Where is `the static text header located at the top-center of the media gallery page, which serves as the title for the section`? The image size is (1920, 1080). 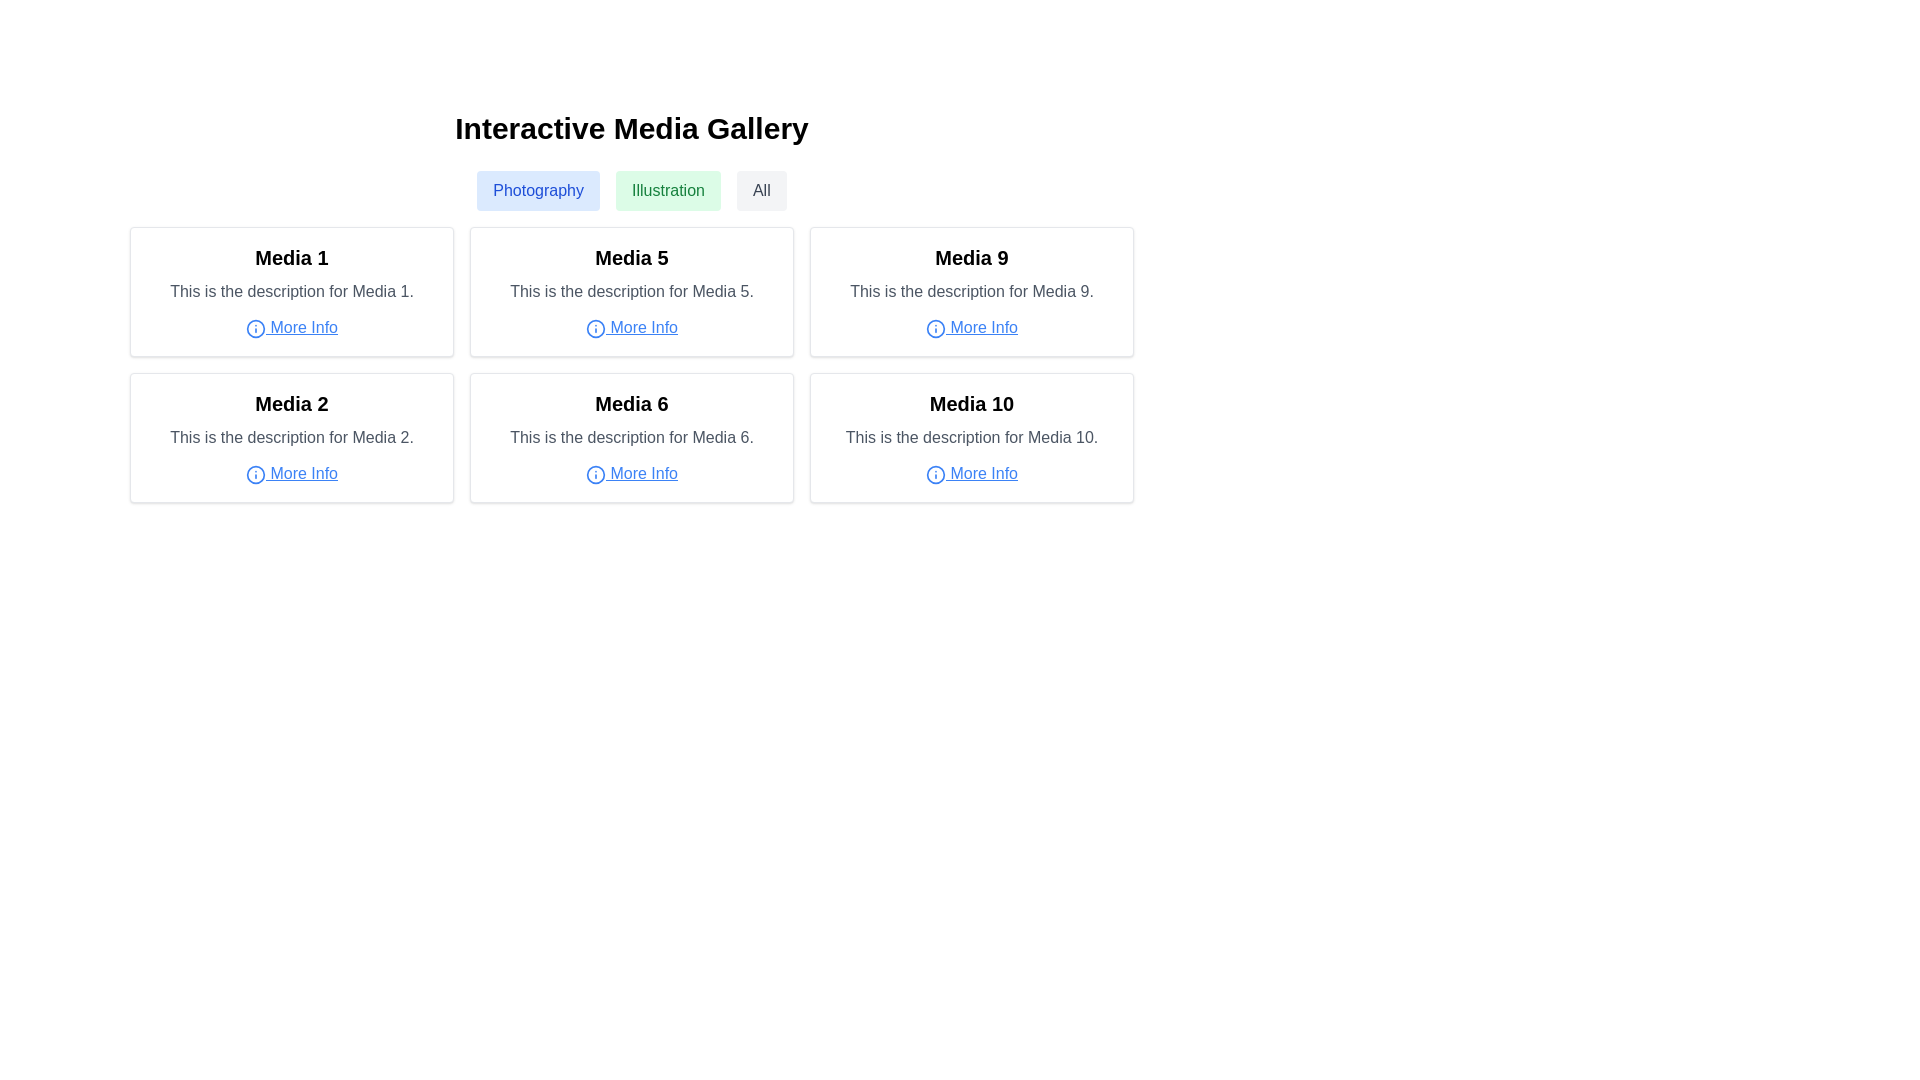
the static text header located at the top-center of the media gallery page, which serves as the title for the section is located at coordinates (631, 128).